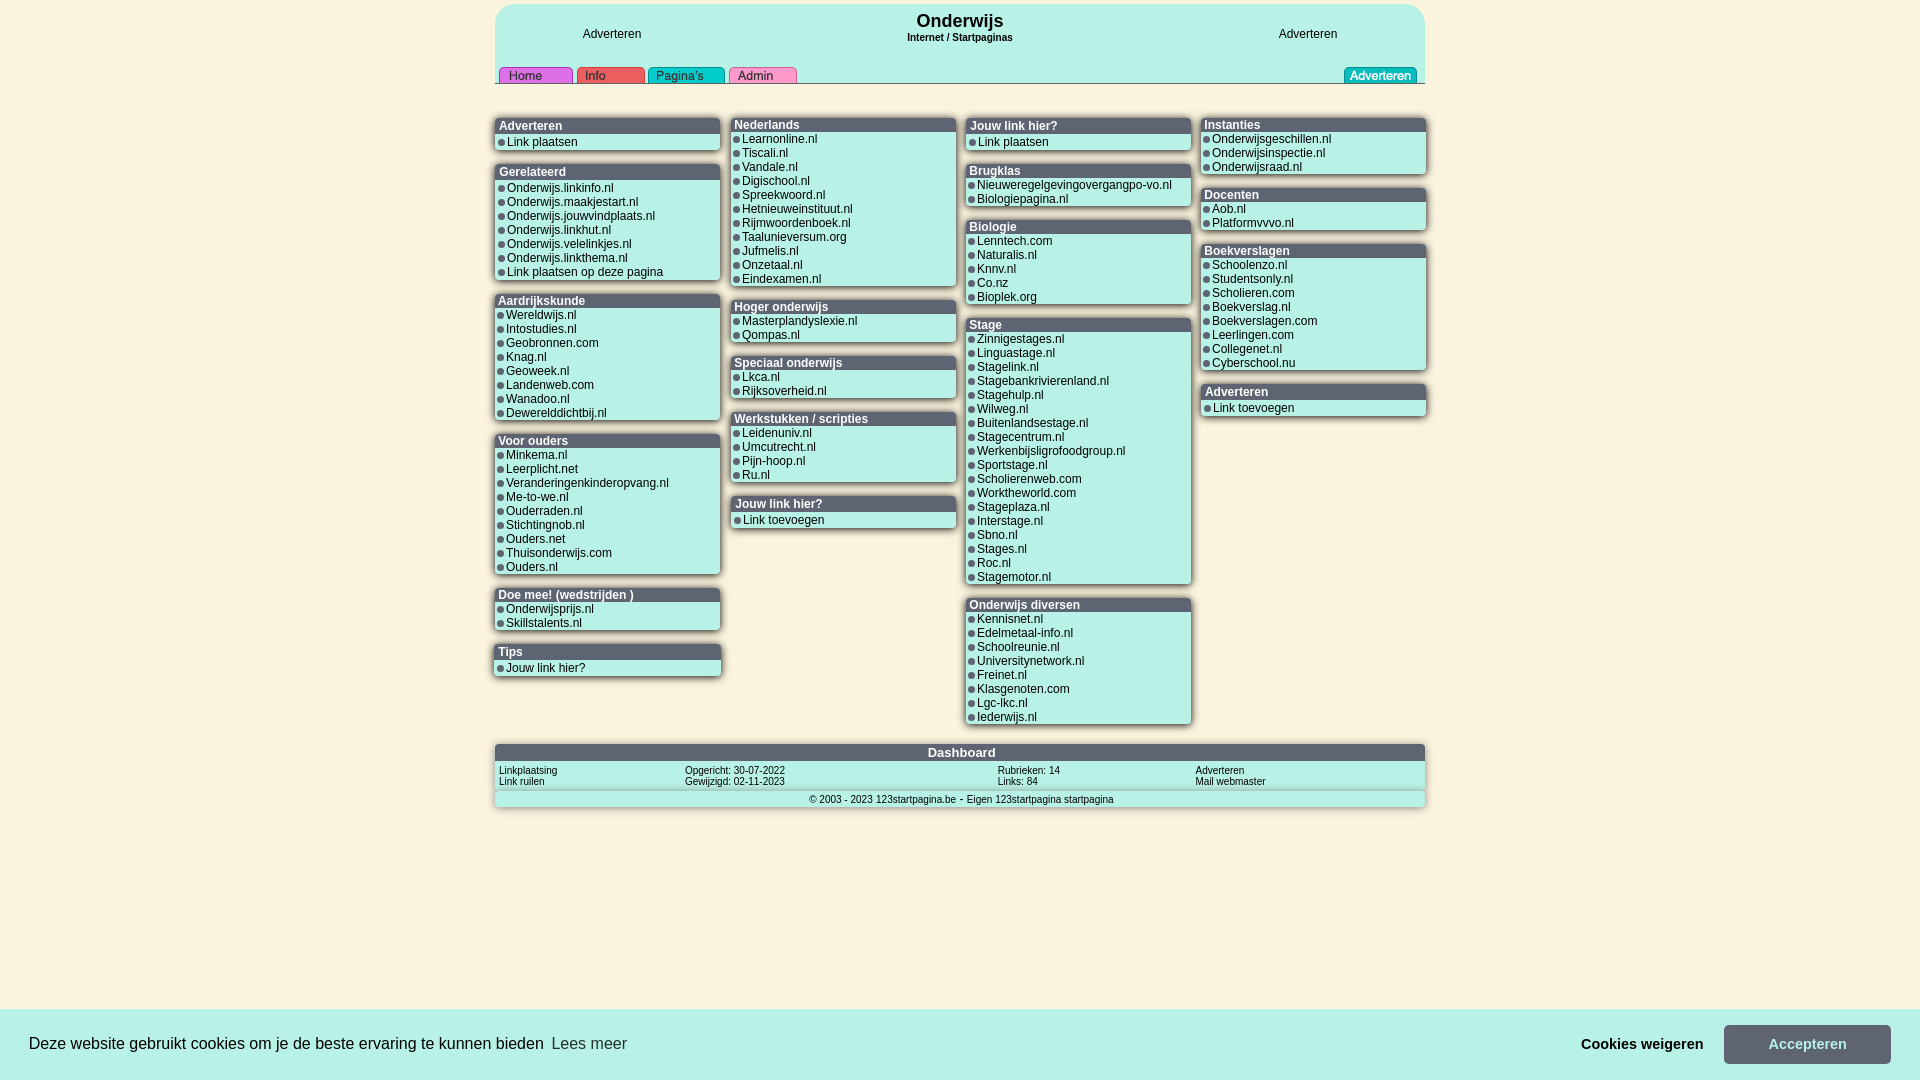  What do you see at coordinates (547, 1043) in the screenshot?
I see `'Lees meer'` at bounding box center [547, 1043].